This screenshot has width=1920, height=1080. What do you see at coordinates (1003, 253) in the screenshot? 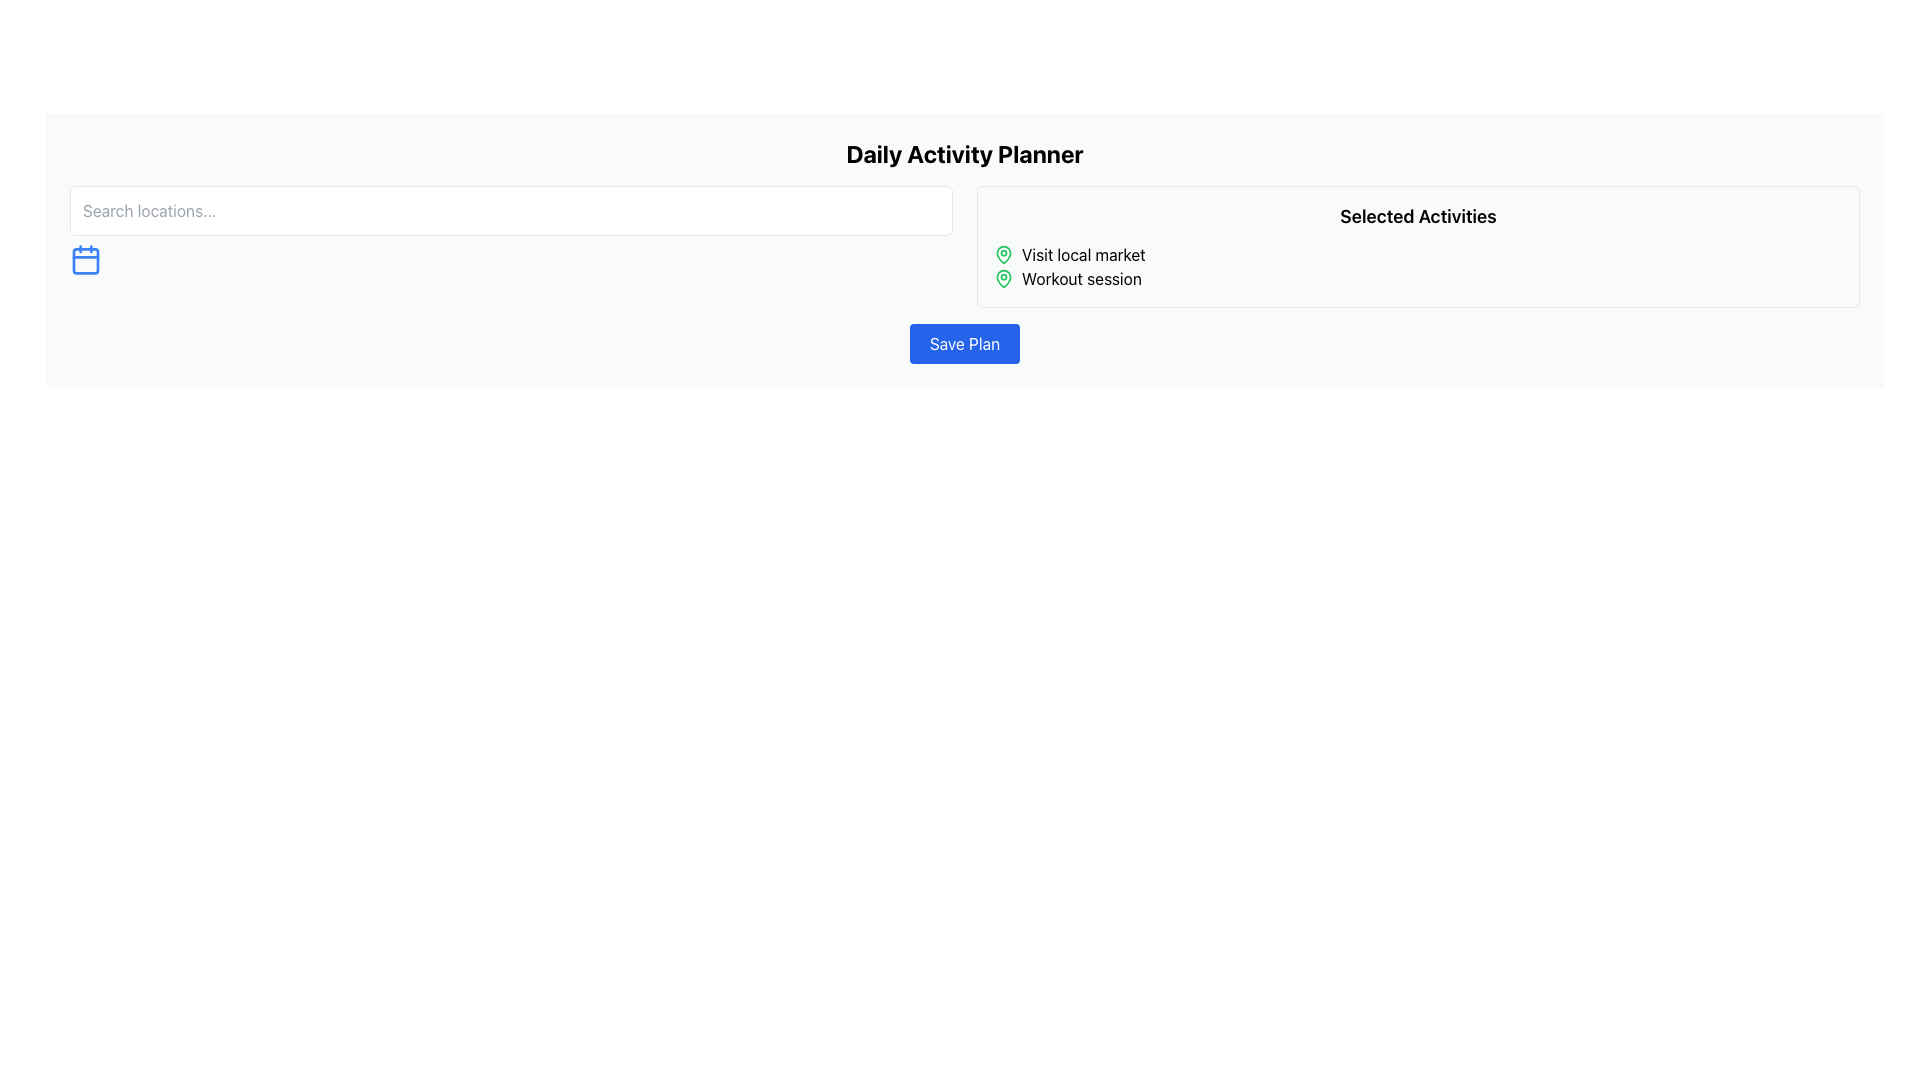
I see `the green map pin icon located to the left of the text 'Visit local market' in the 'Selected Activities' section` at bounding box center [1003, 253].